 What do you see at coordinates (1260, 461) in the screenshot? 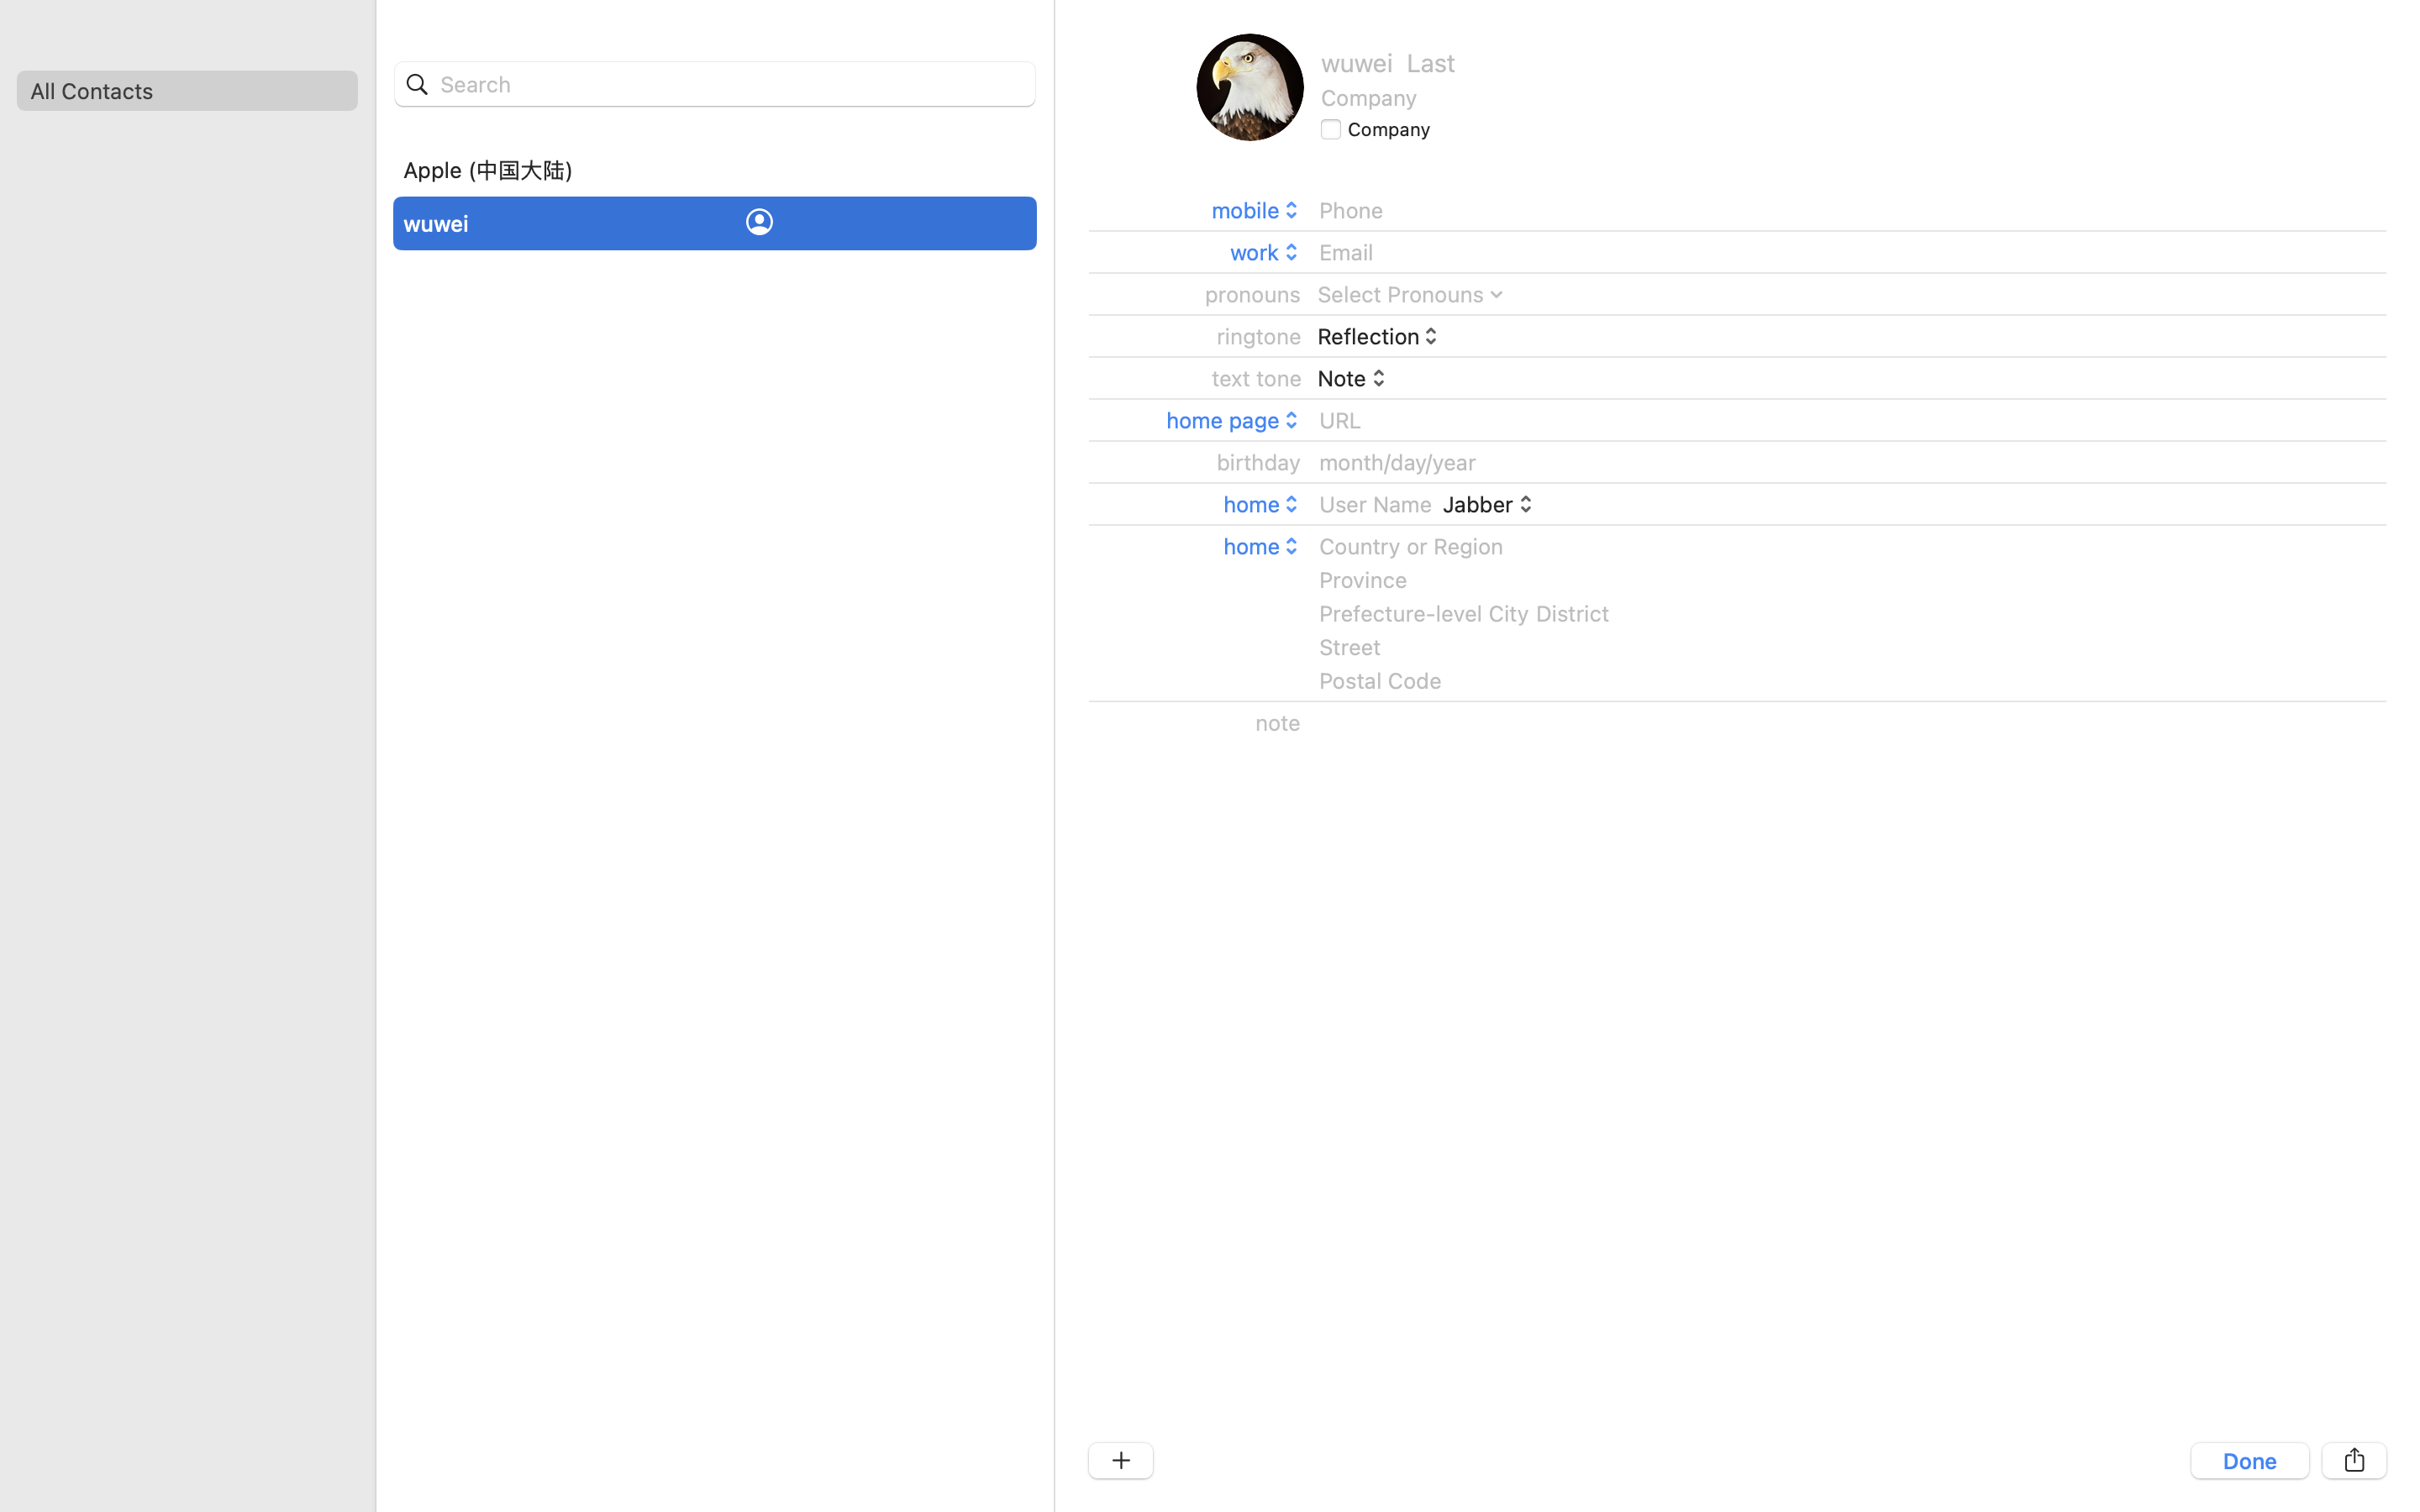
I see `'birthday'` at bounding box center [1260, 461].